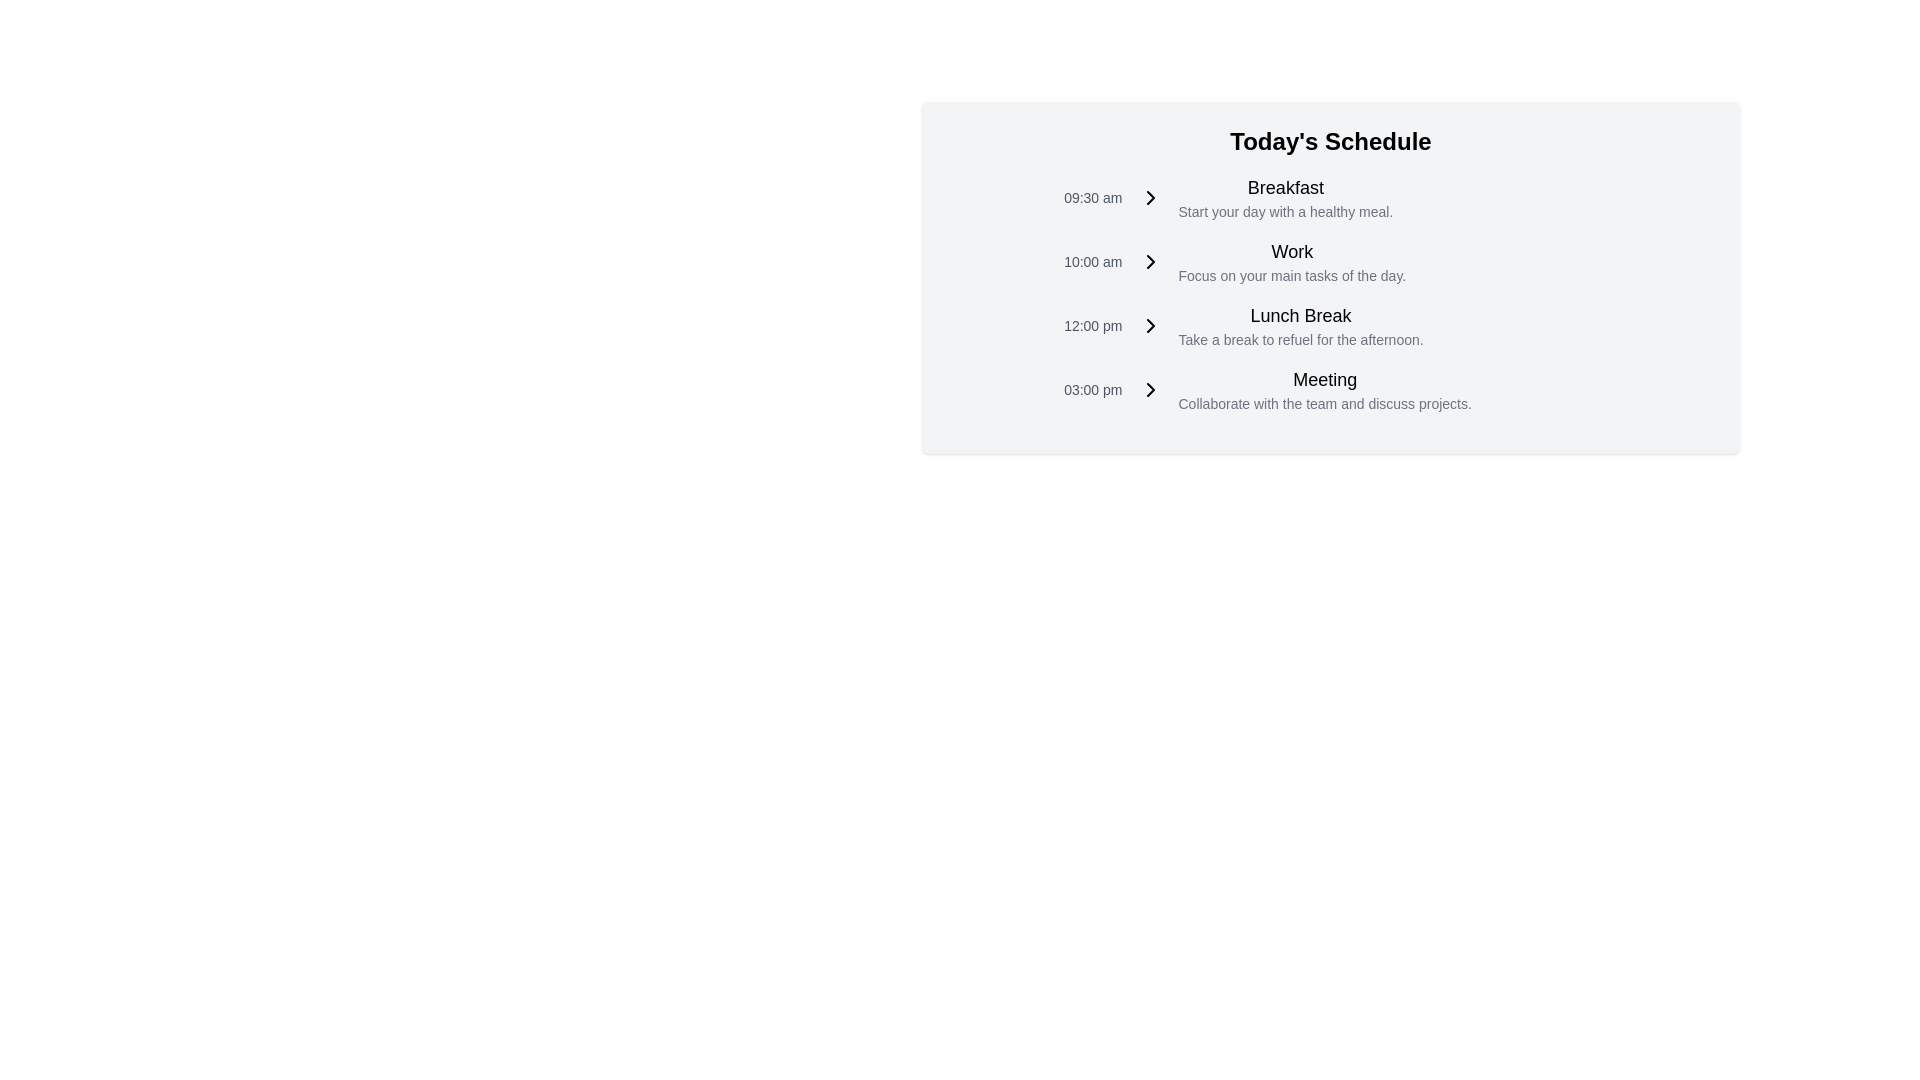  Describe the element at coordinates (1293, 325) in the screenshot. I see `the 'Lunch Break' text block to read the description 'Take a break to refuel for the afternoon.'` at that location.